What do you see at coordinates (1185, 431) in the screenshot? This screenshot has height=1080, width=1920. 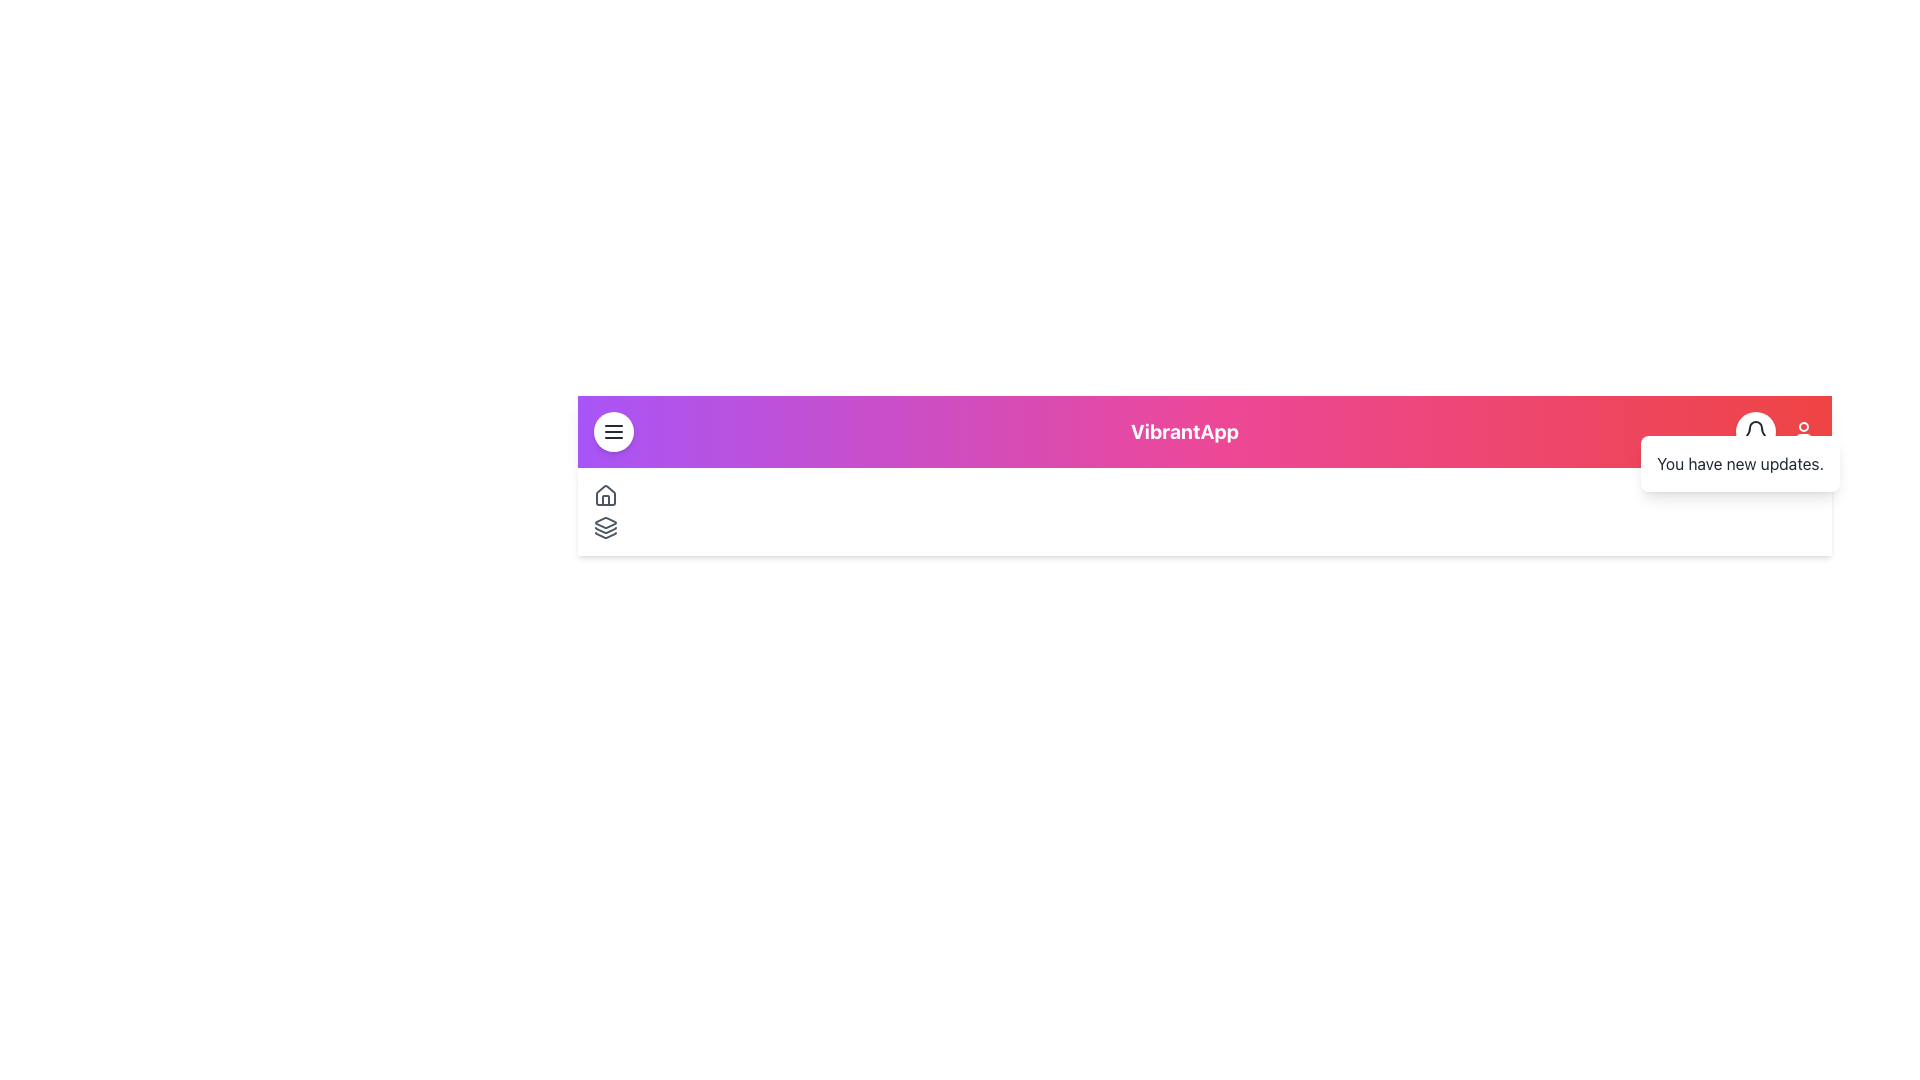 I see `the 'VibrantApp' text label, which is centrally located in the top bar between the menu icon and the account icons` at bounding box center [1185, 431].